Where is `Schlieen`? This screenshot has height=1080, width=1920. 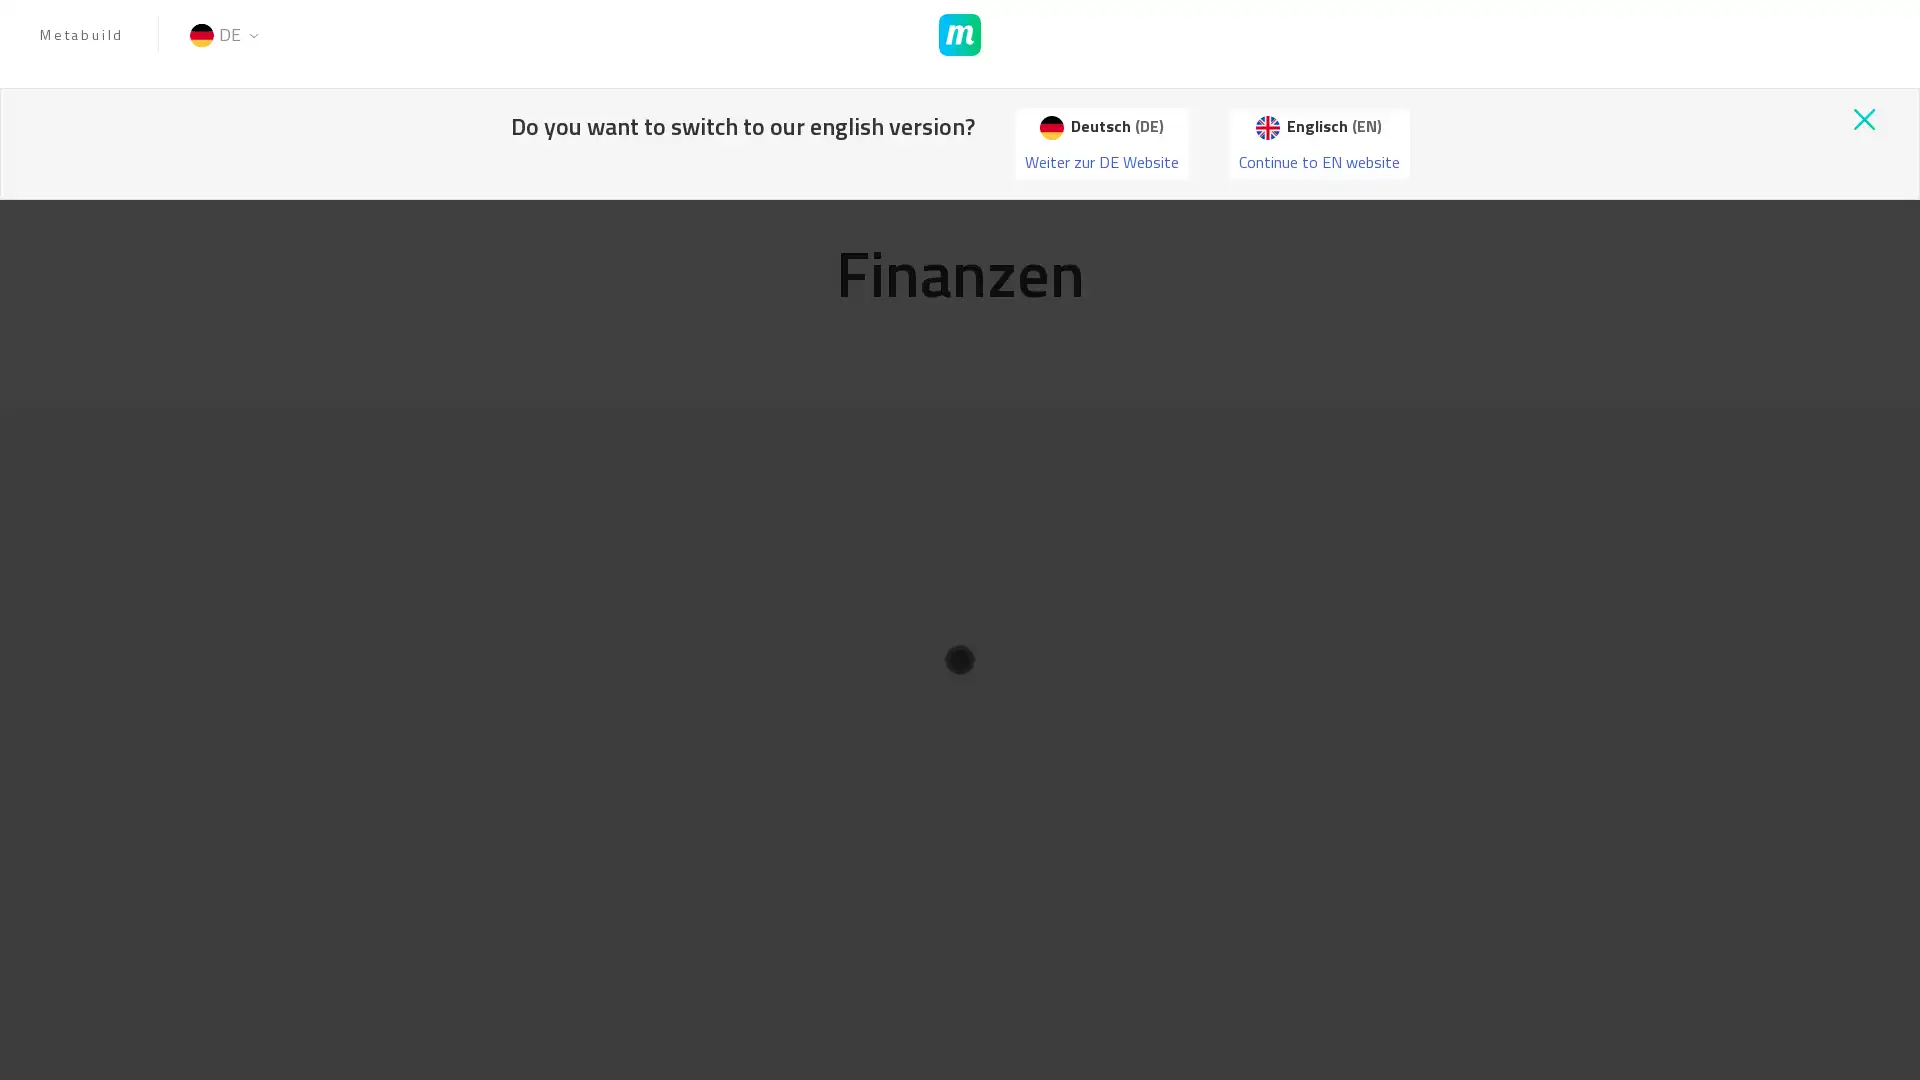 Schlieen is located at coordinates (1311, 112).